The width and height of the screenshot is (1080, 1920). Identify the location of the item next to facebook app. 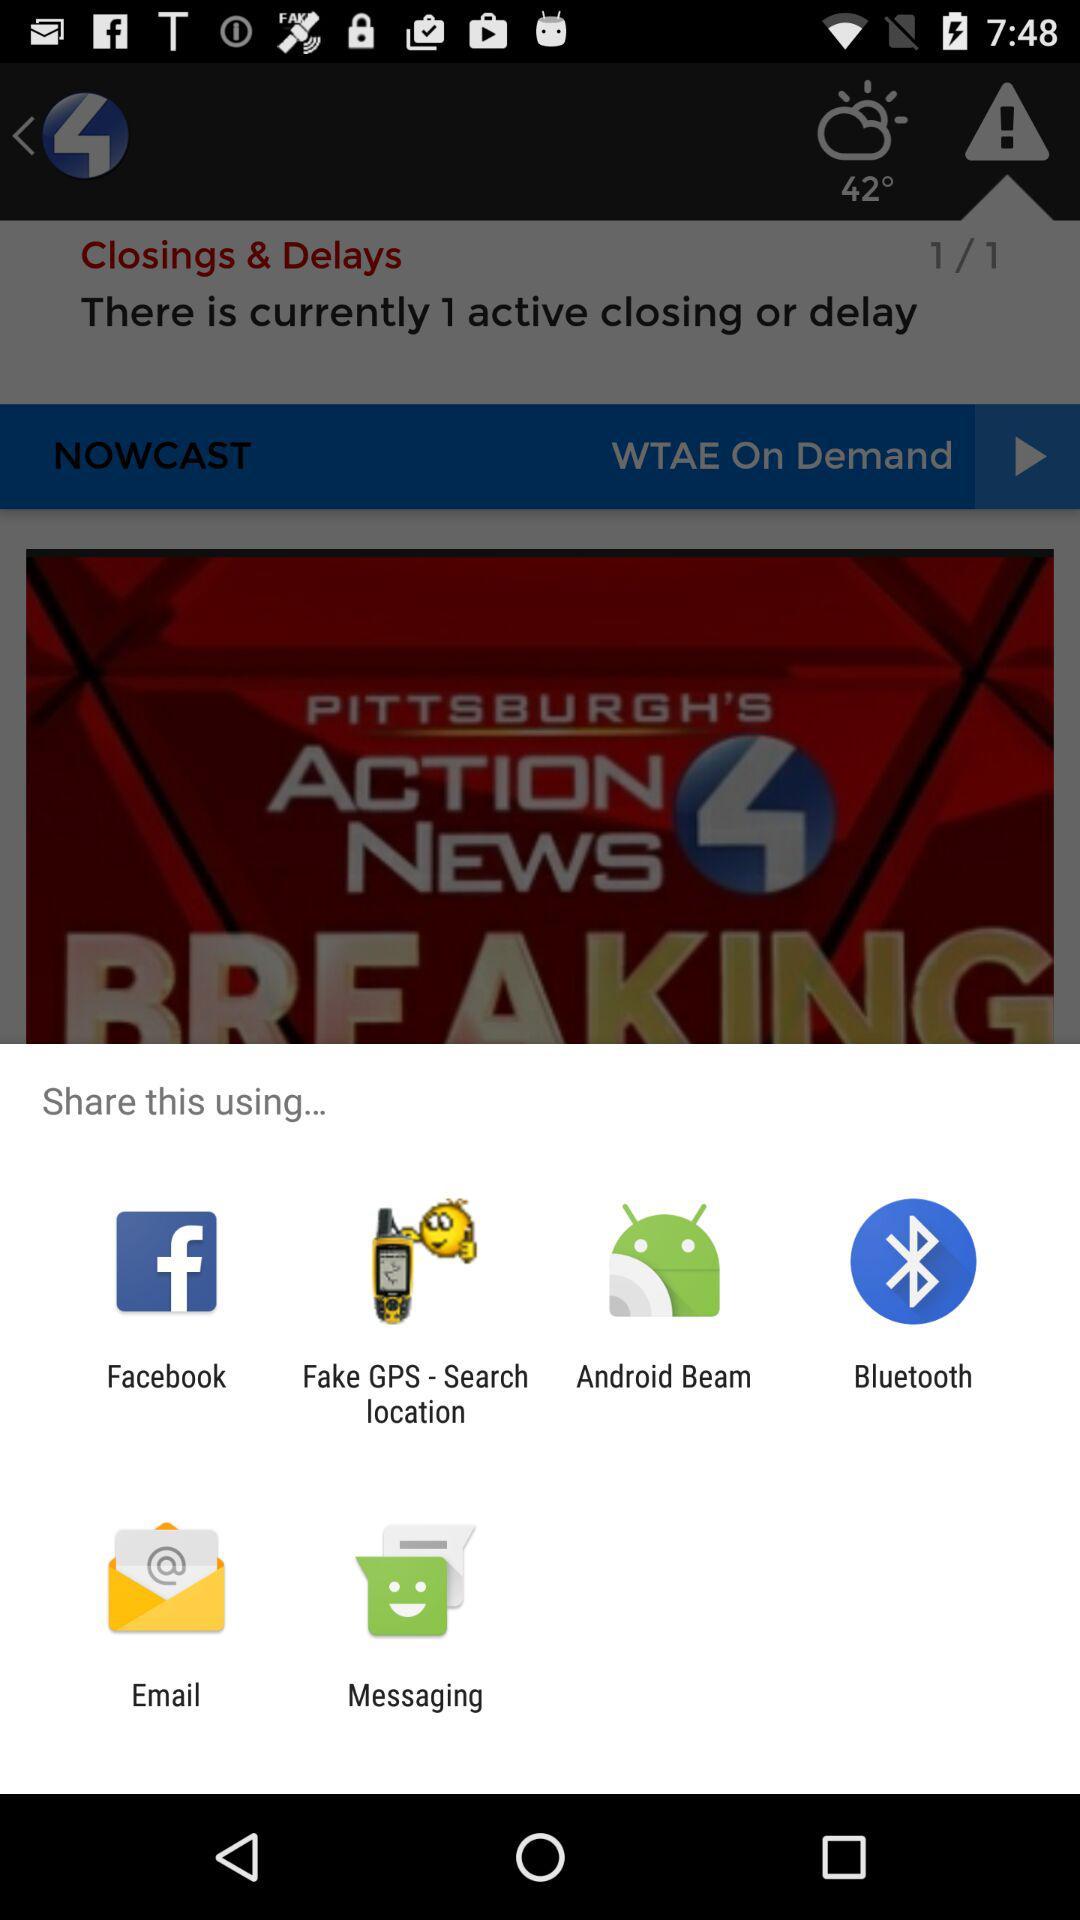
(414, 1392).